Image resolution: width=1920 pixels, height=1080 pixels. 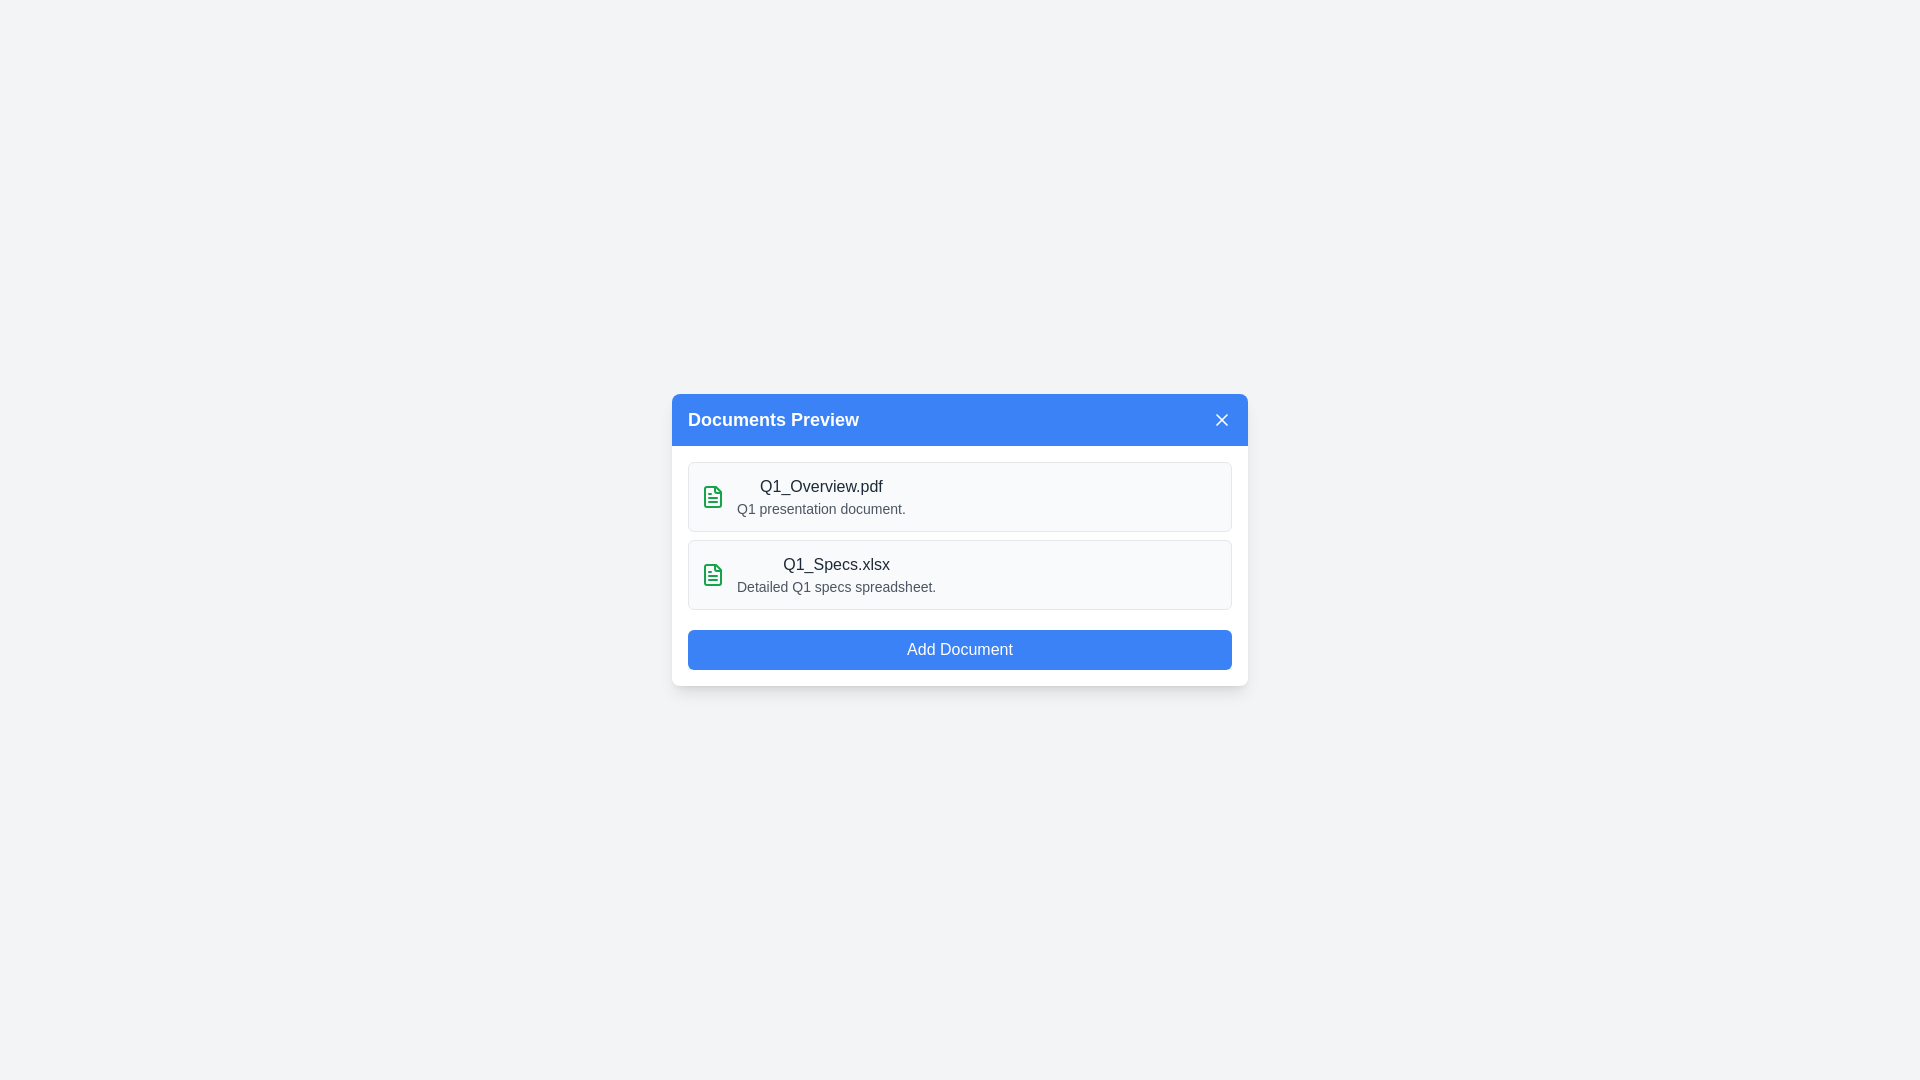 I want to click on the 'X' button to close the dialog, so click(x=1221, y=419).